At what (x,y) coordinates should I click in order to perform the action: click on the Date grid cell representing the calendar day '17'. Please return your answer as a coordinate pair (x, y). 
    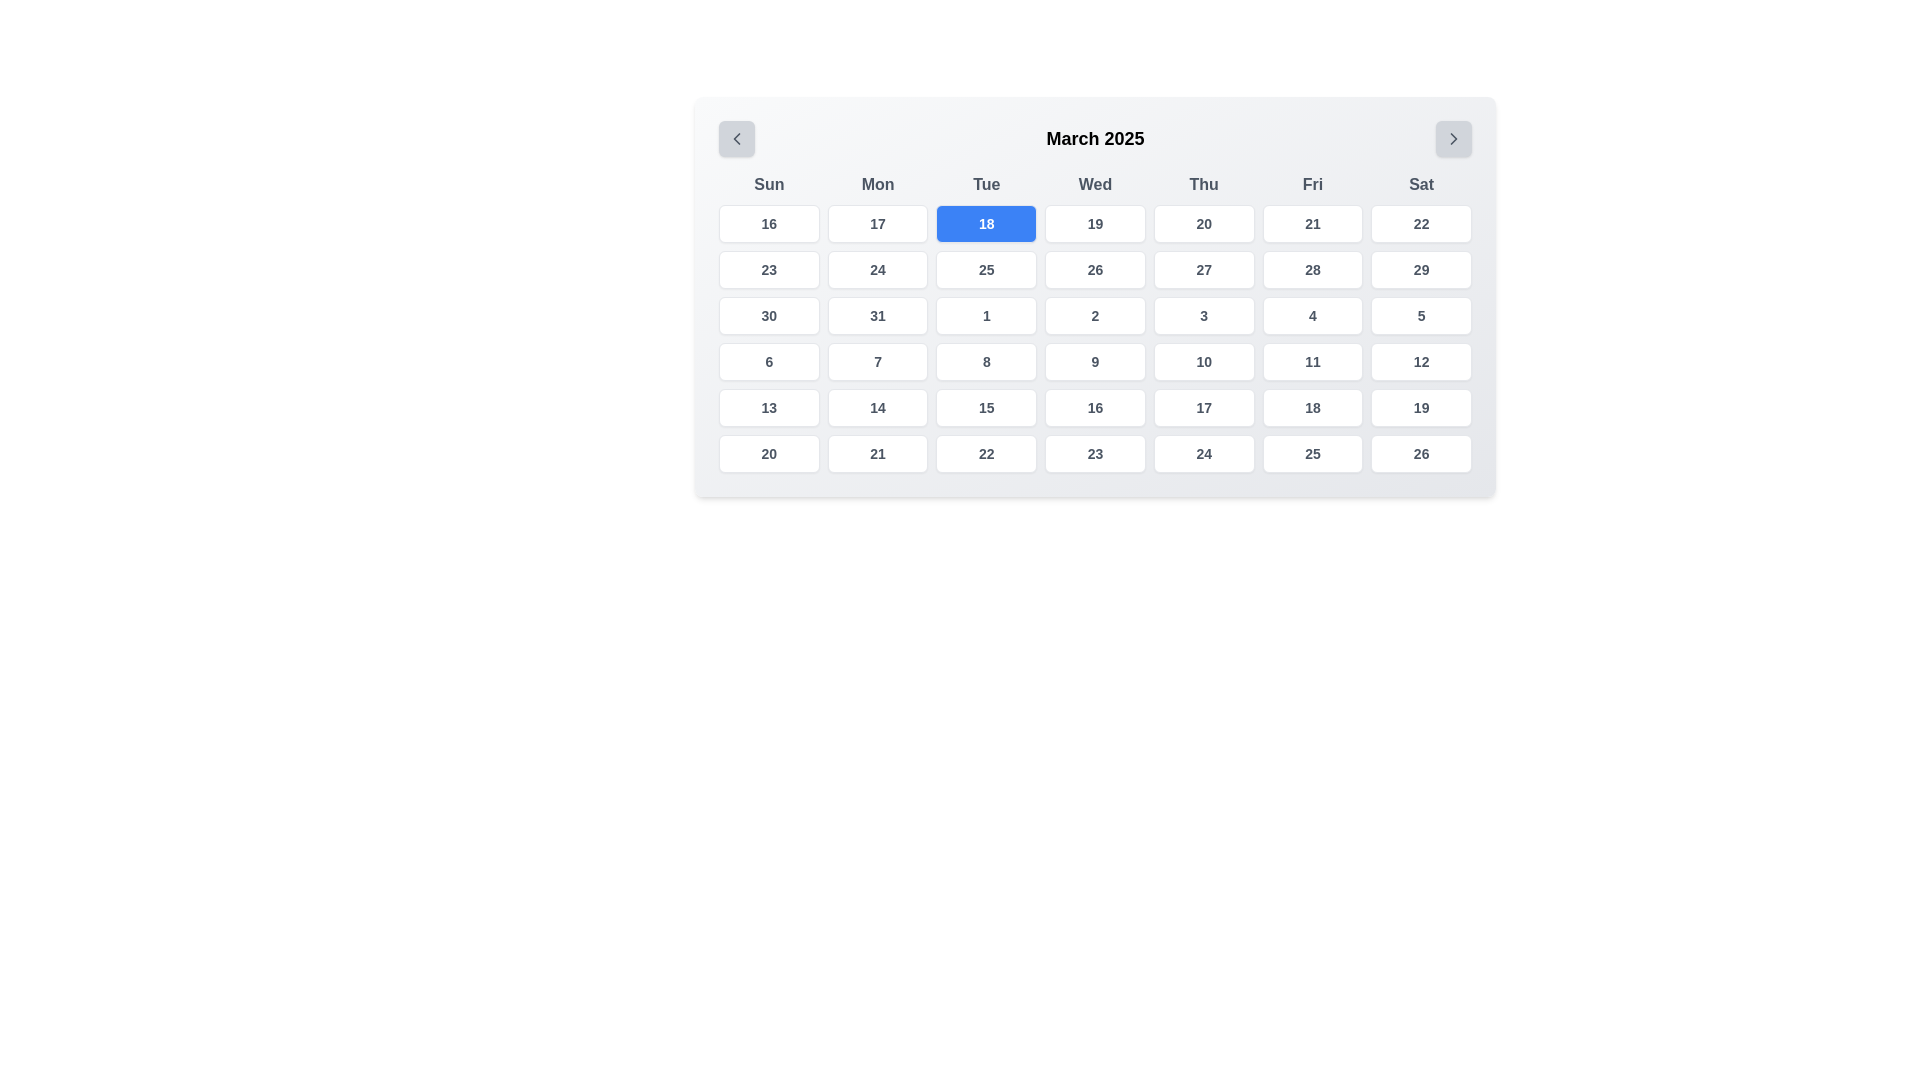
    Looking at the image, I should click on (1203, 407).